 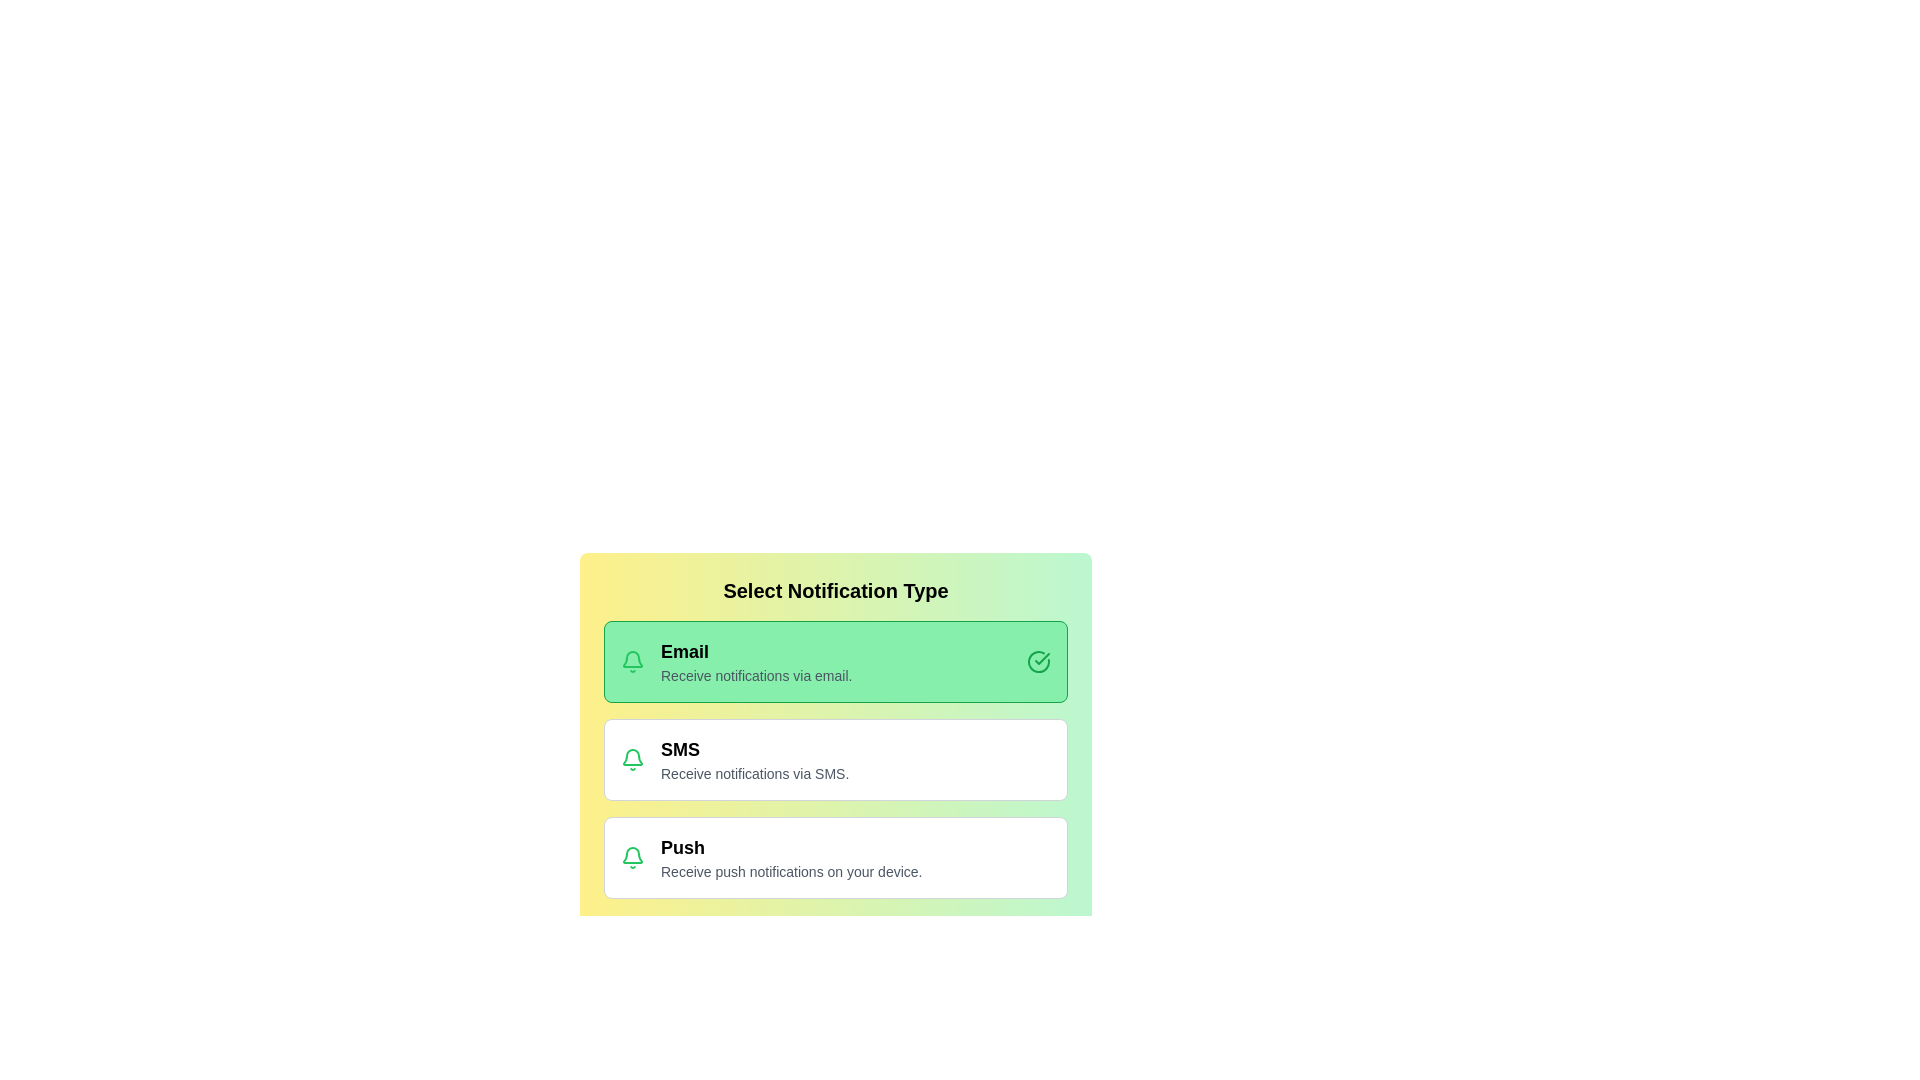 What do you see at coordinates (835, 662) in the screenshot?
I see `the notification type selector button labeled 'Email' for keyboard navigation` at bounding box center [835, 662].